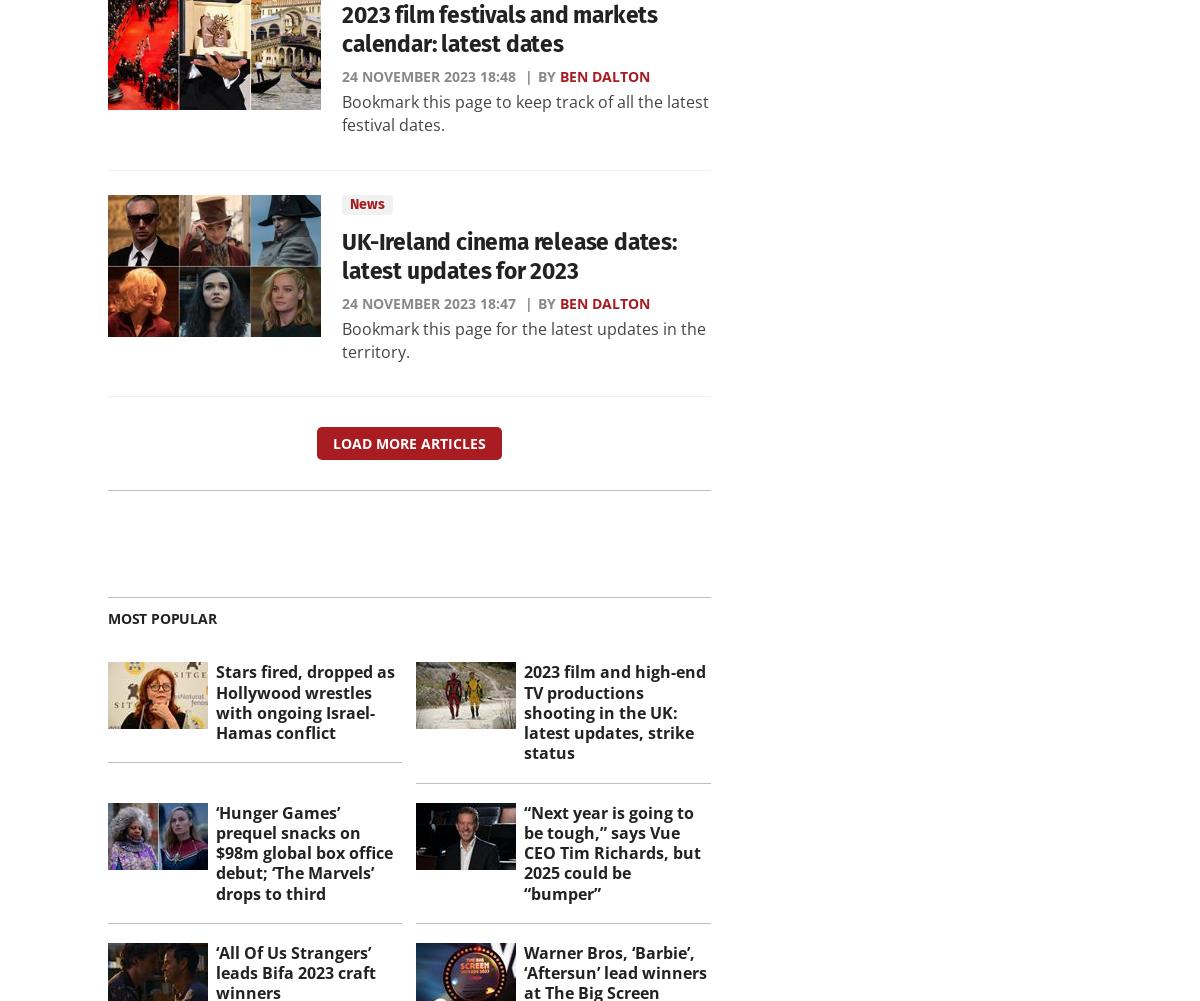 The image size is (1200, 1001). I want to click on 'Bookmark this page to keep track of all the latest festival dates.', so click(524, 111).